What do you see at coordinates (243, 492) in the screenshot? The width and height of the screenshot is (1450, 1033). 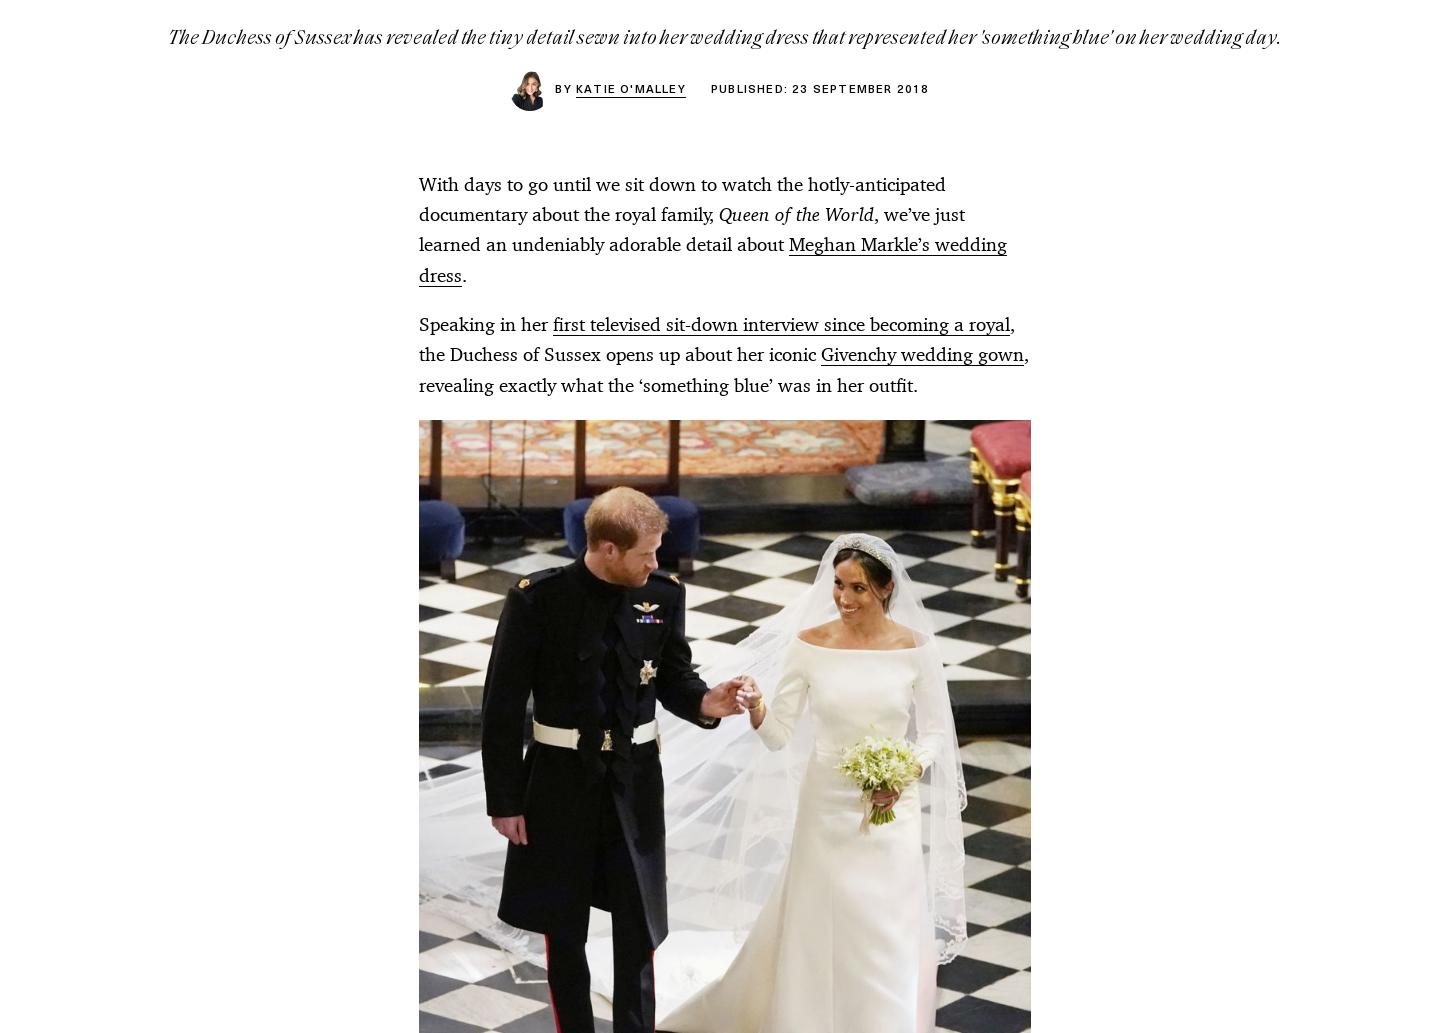 I see `'London Fashion Week'` at bounding box center [243, 492].